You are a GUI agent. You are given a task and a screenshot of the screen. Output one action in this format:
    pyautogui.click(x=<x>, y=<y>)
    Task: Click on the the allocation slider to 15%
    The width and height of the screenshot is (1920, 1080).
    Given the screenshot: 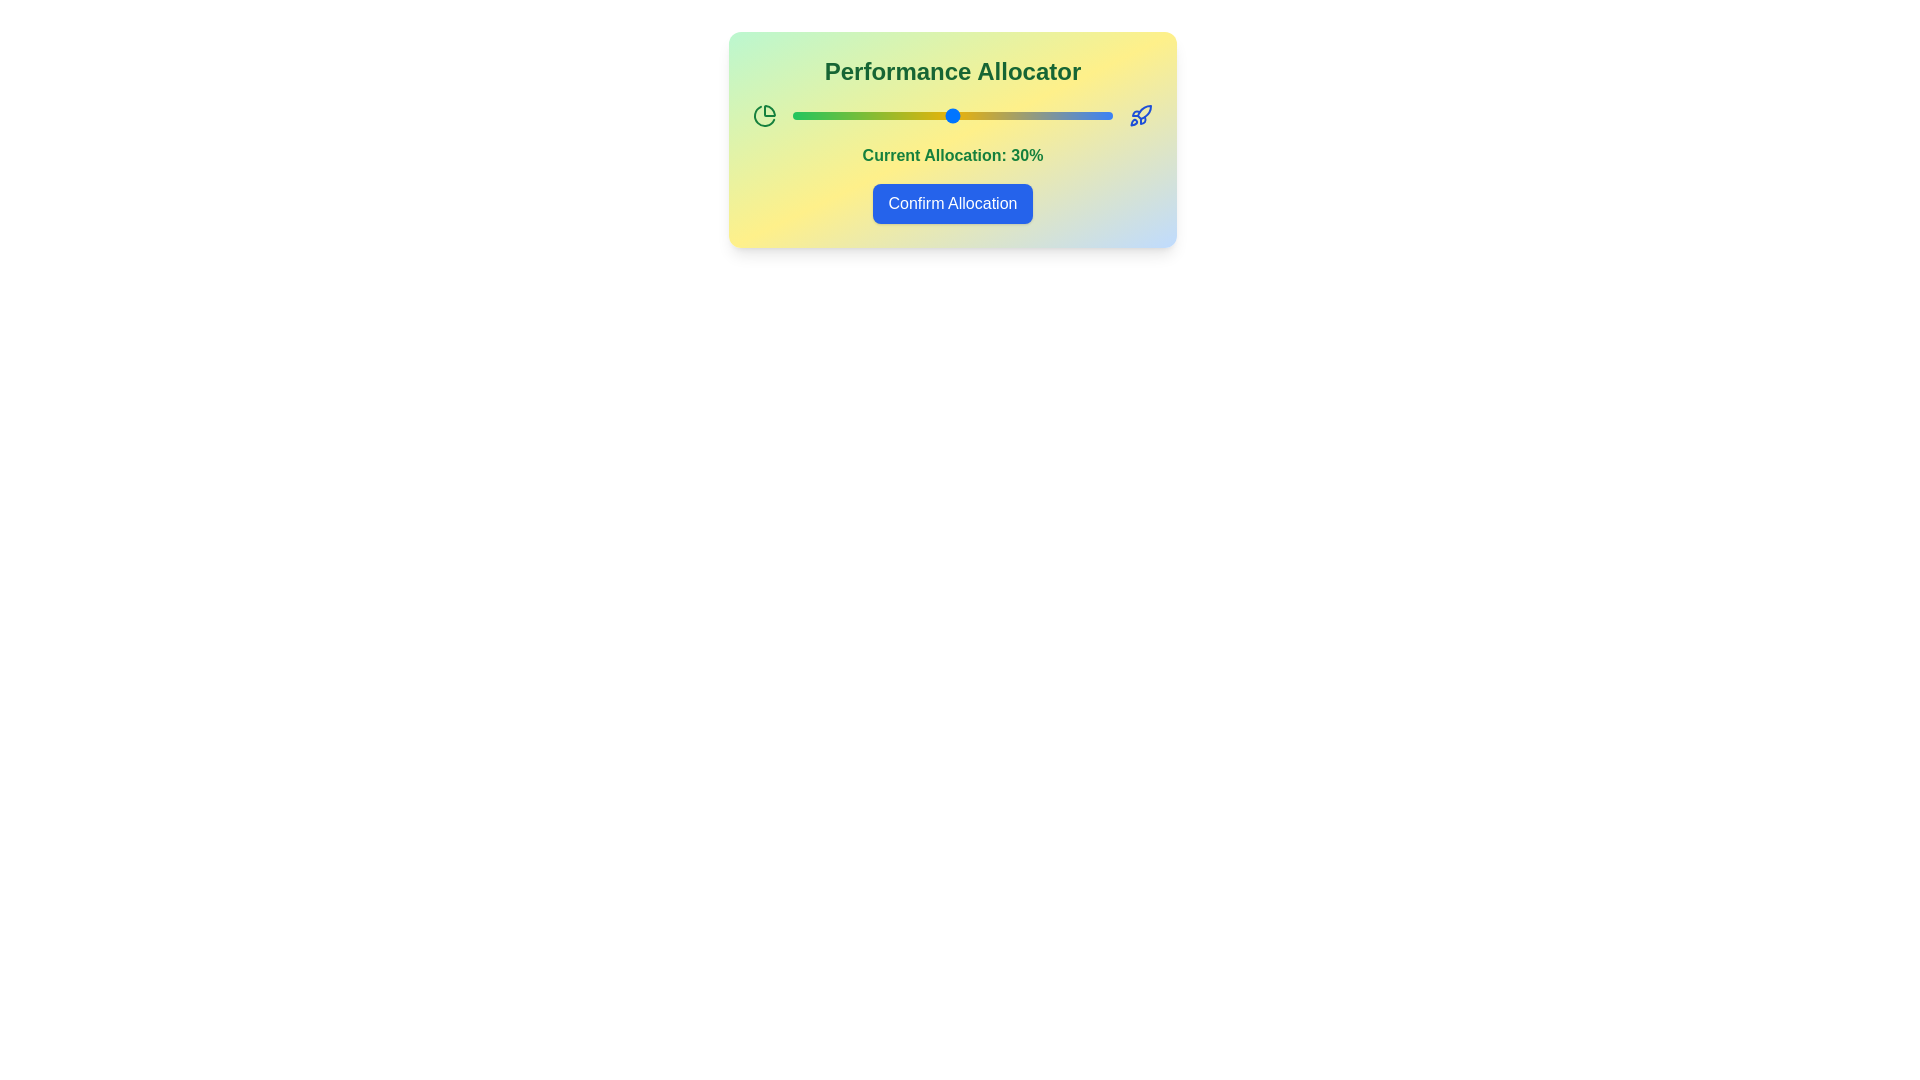 What is the action you would take?
    pyautogui.click(x=833, y=115)
    